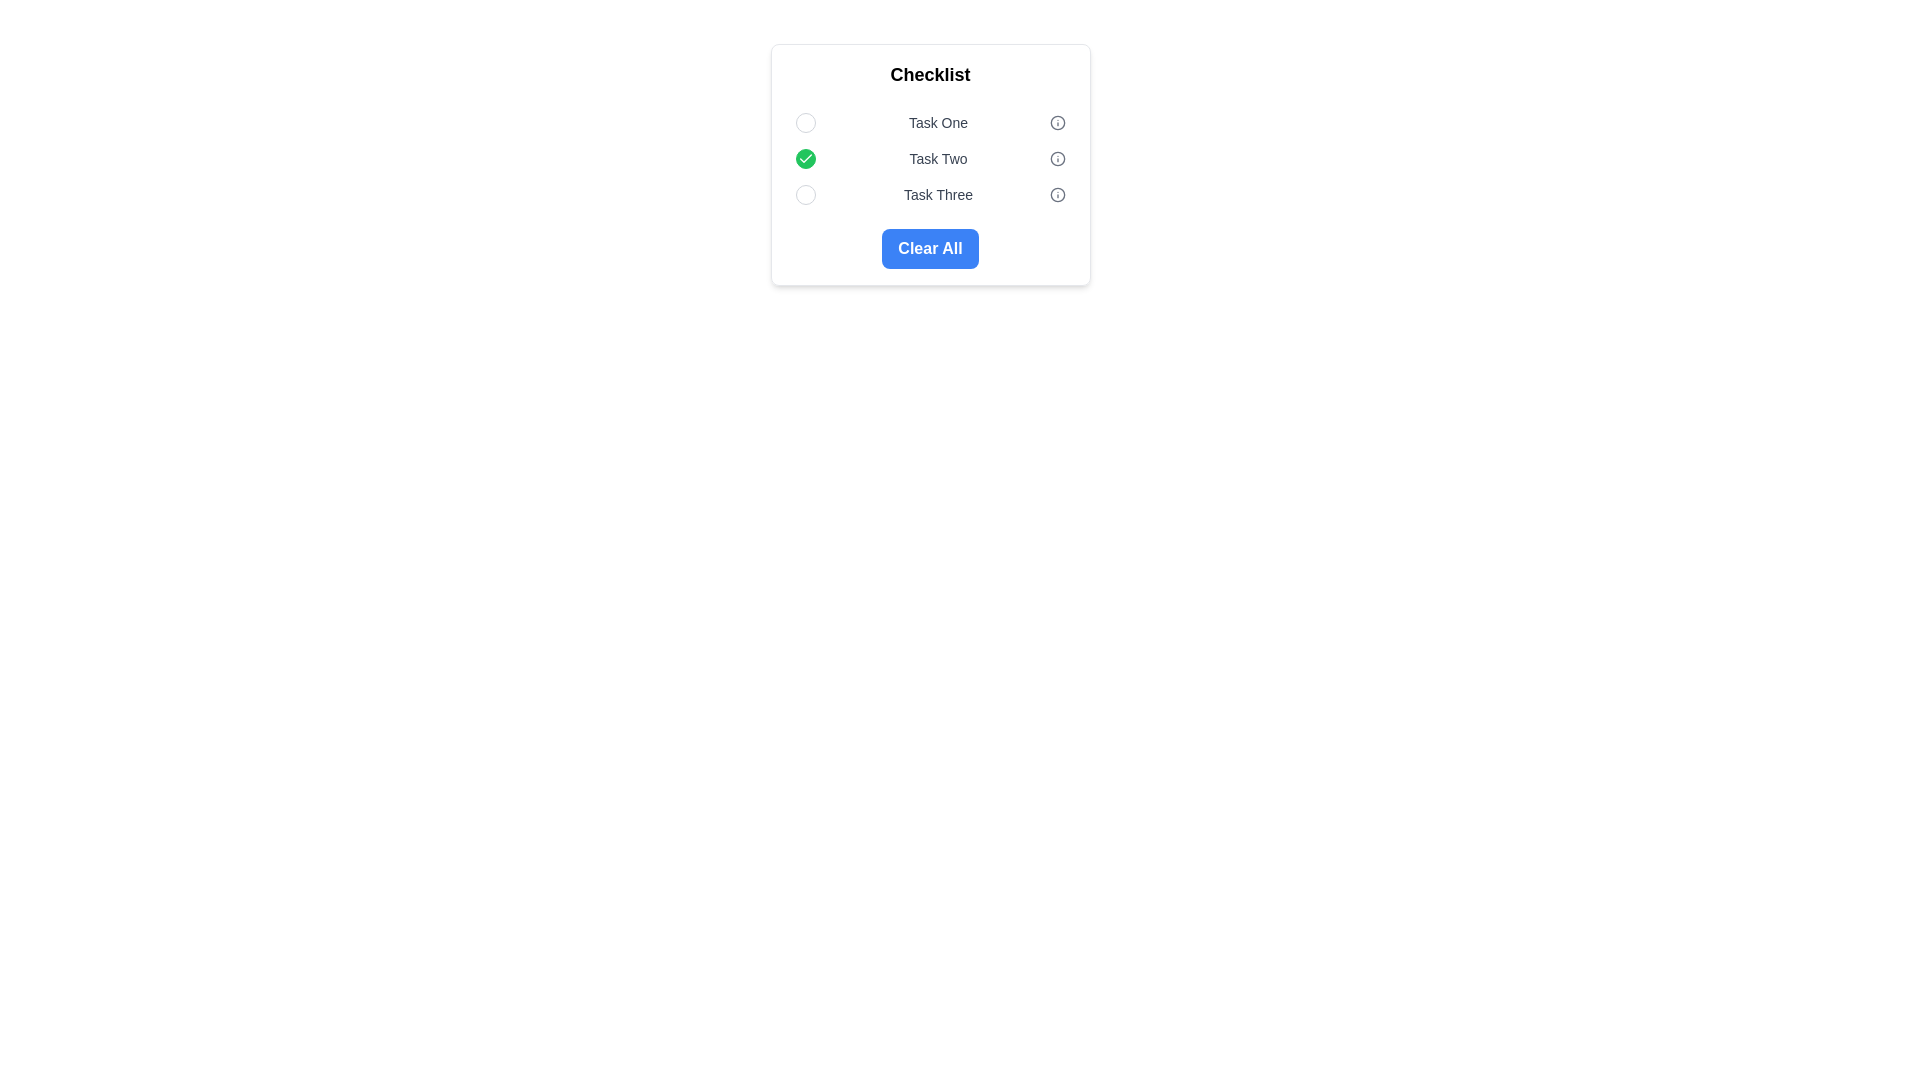 This screenshot has height=1080, width=1920. What do you see at coordinates (1056, 123) in the screenshot?
I see `the information icon, which is a gray circular outline with an 'i' character, located at the end of the 'Task One' list item for more information` at bounding box center [1056, 123].